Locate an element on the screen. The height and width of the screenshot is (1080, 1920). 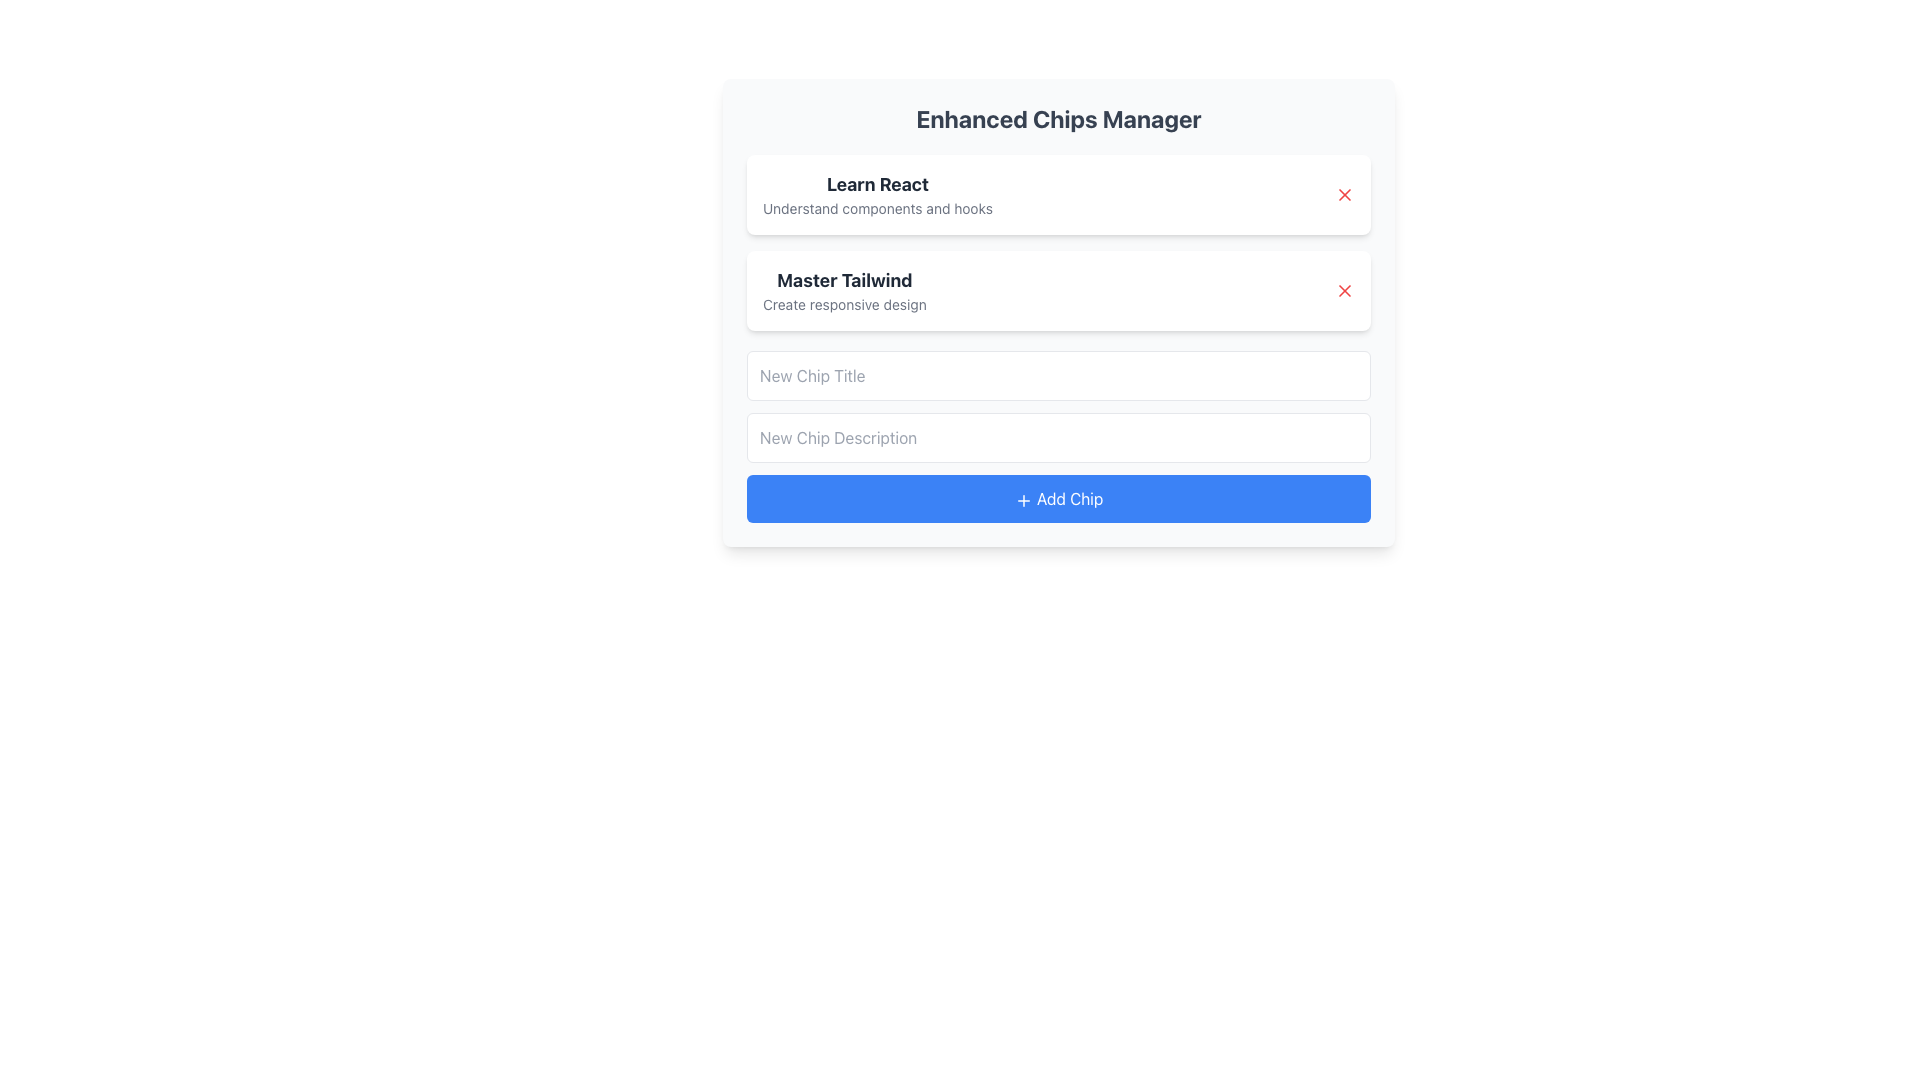
the small '+' icon styled with a thin line art design, which is rendered in white on a blue rectangular button with rounded corners, located at the center-left of the 'Add Chip' button is located at coordinates (1023, 499).